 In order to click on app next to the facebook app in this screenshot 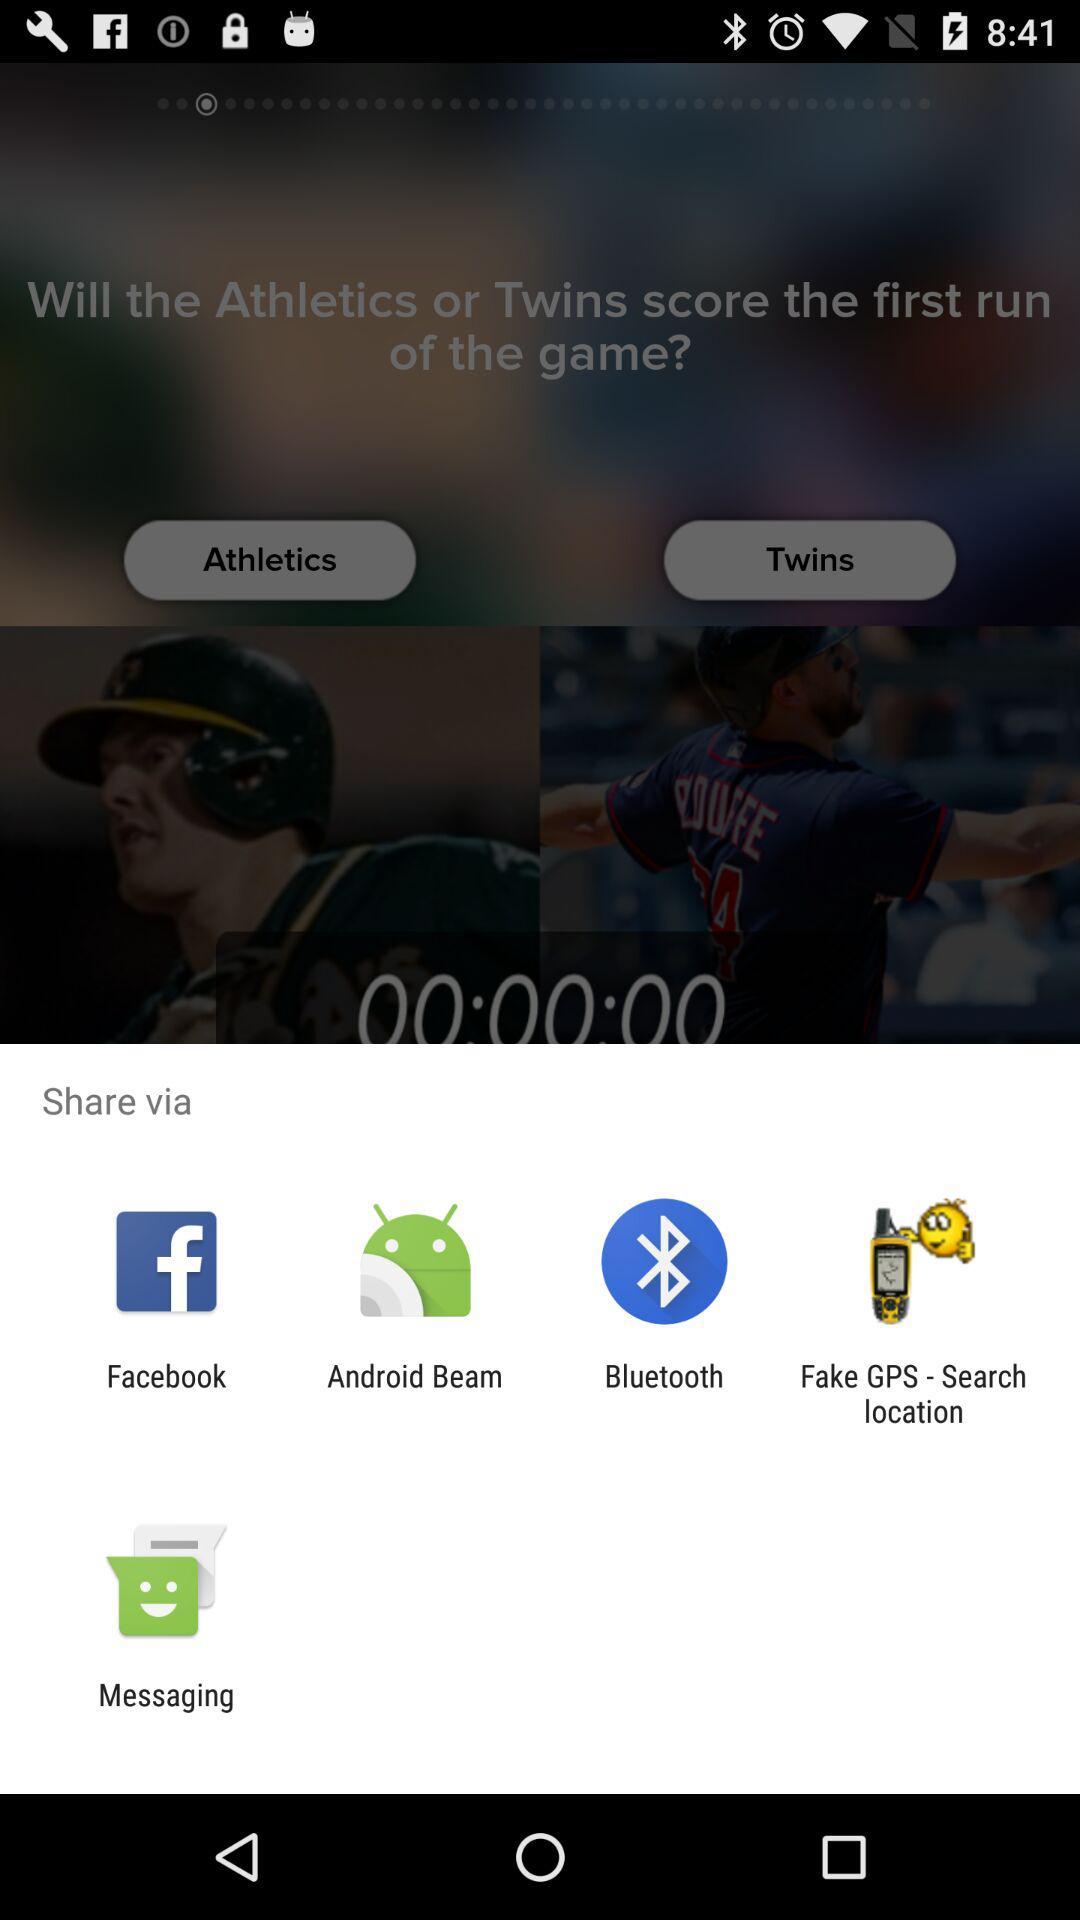, I will do `click(414, 1392)`.